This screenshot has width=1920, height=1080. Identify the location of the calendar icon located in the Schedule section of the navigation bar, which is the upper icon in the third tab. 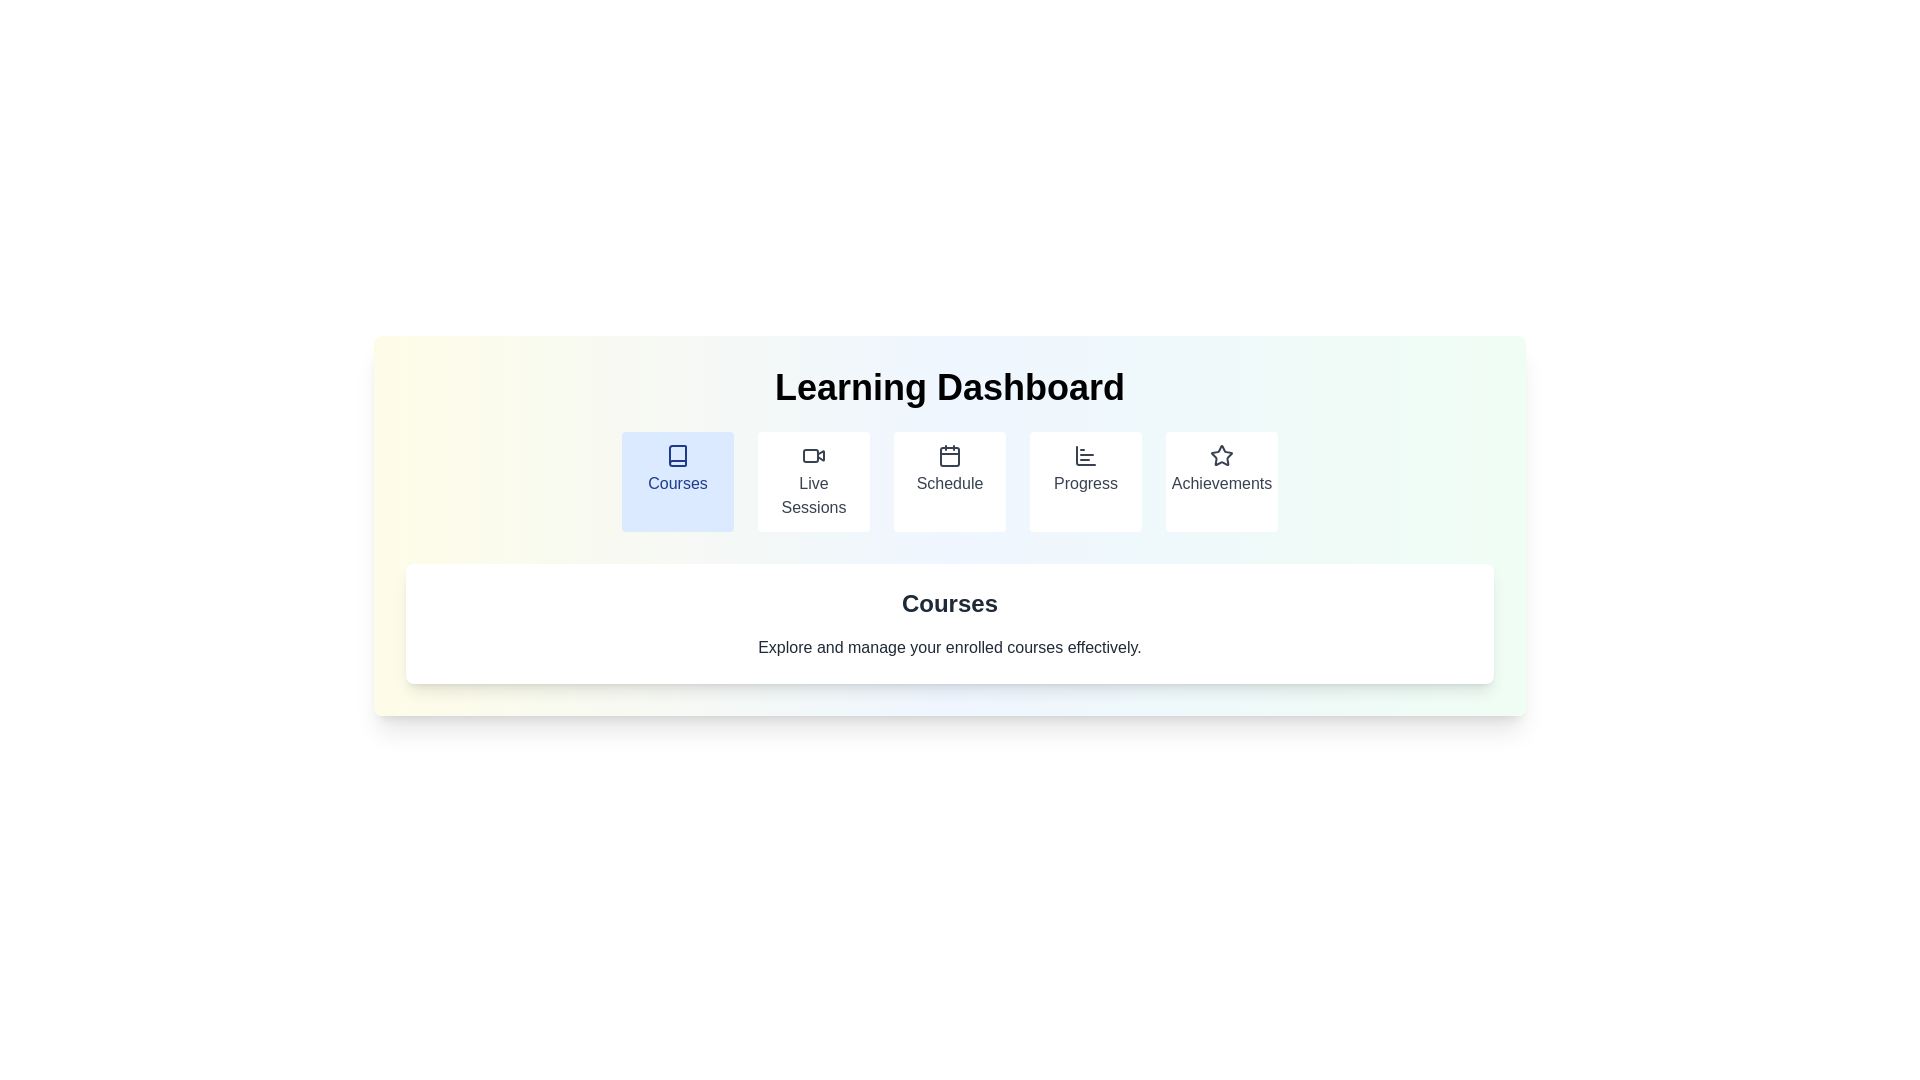
(949, 455).